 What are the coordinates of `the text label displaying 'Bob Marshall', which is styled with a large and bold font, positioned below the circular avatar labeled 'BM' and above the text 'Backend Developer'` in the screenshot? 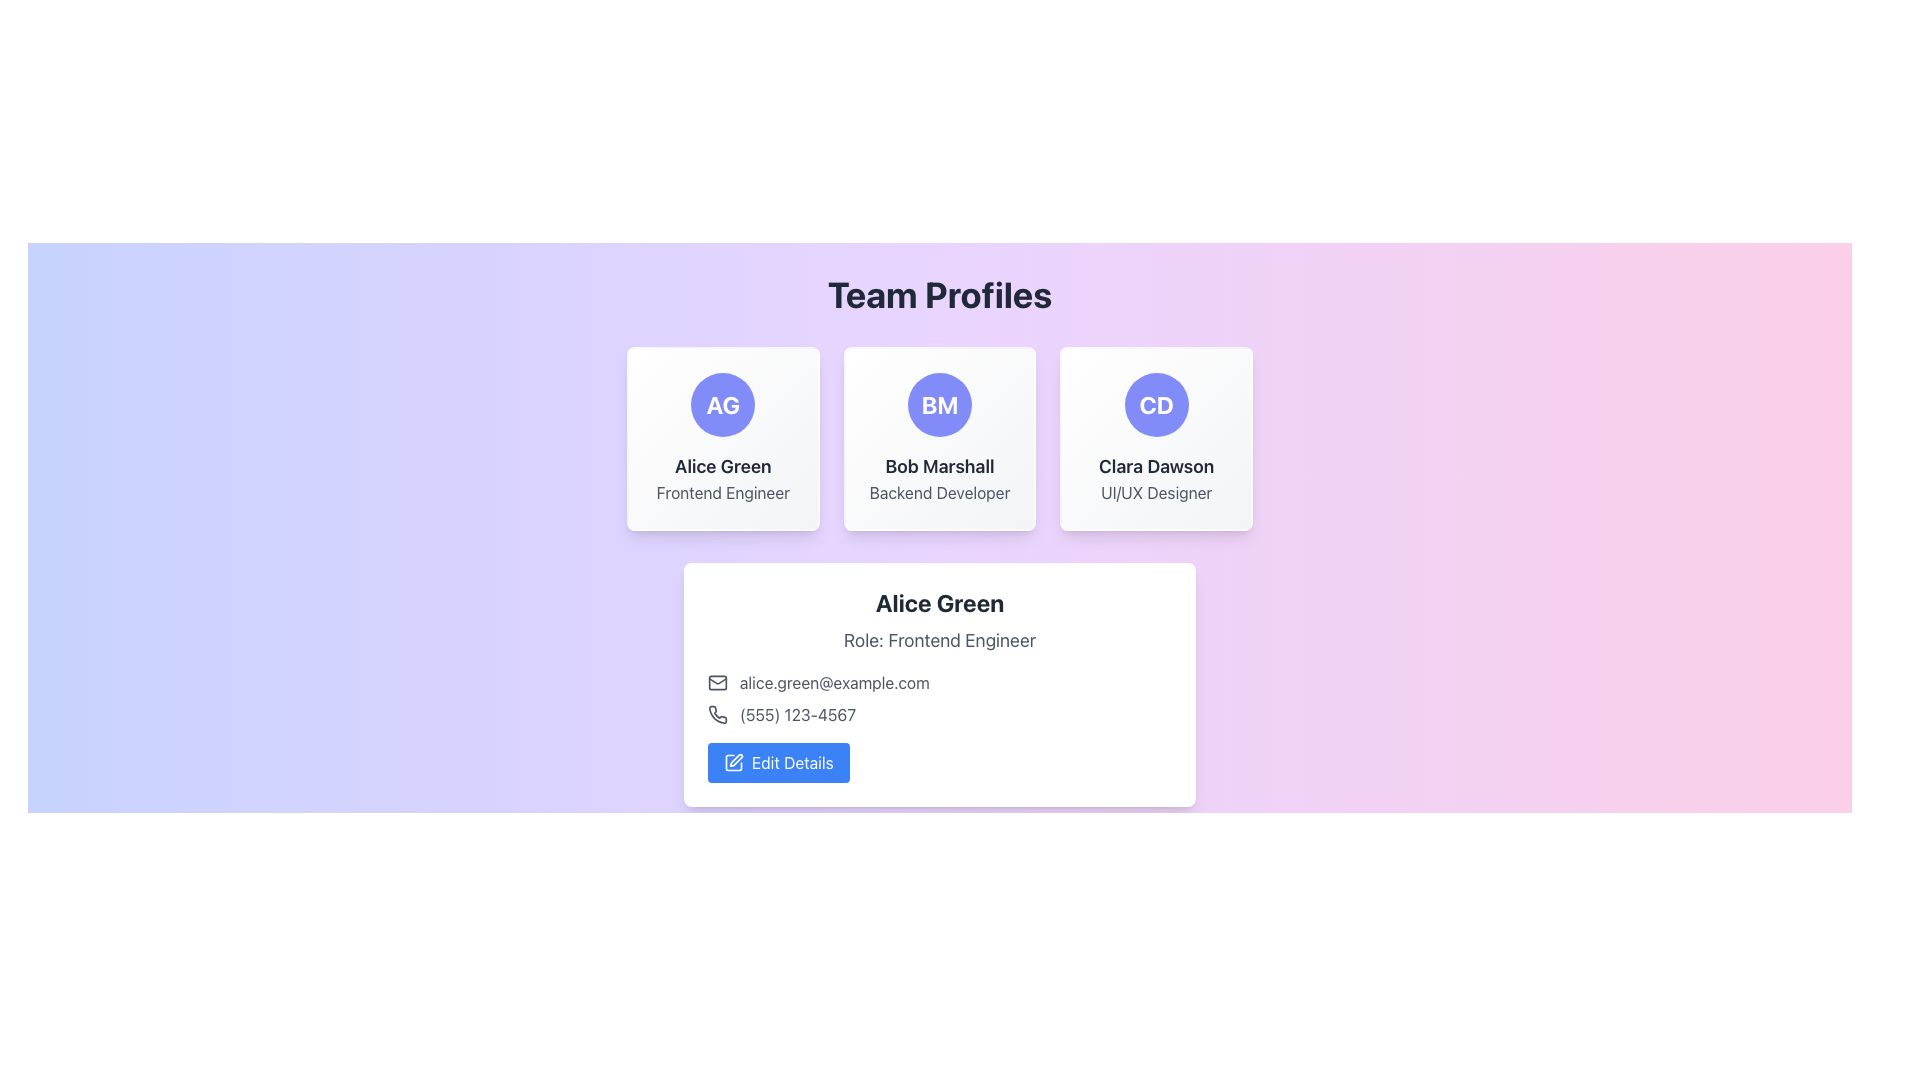 It's located at (939, 466).